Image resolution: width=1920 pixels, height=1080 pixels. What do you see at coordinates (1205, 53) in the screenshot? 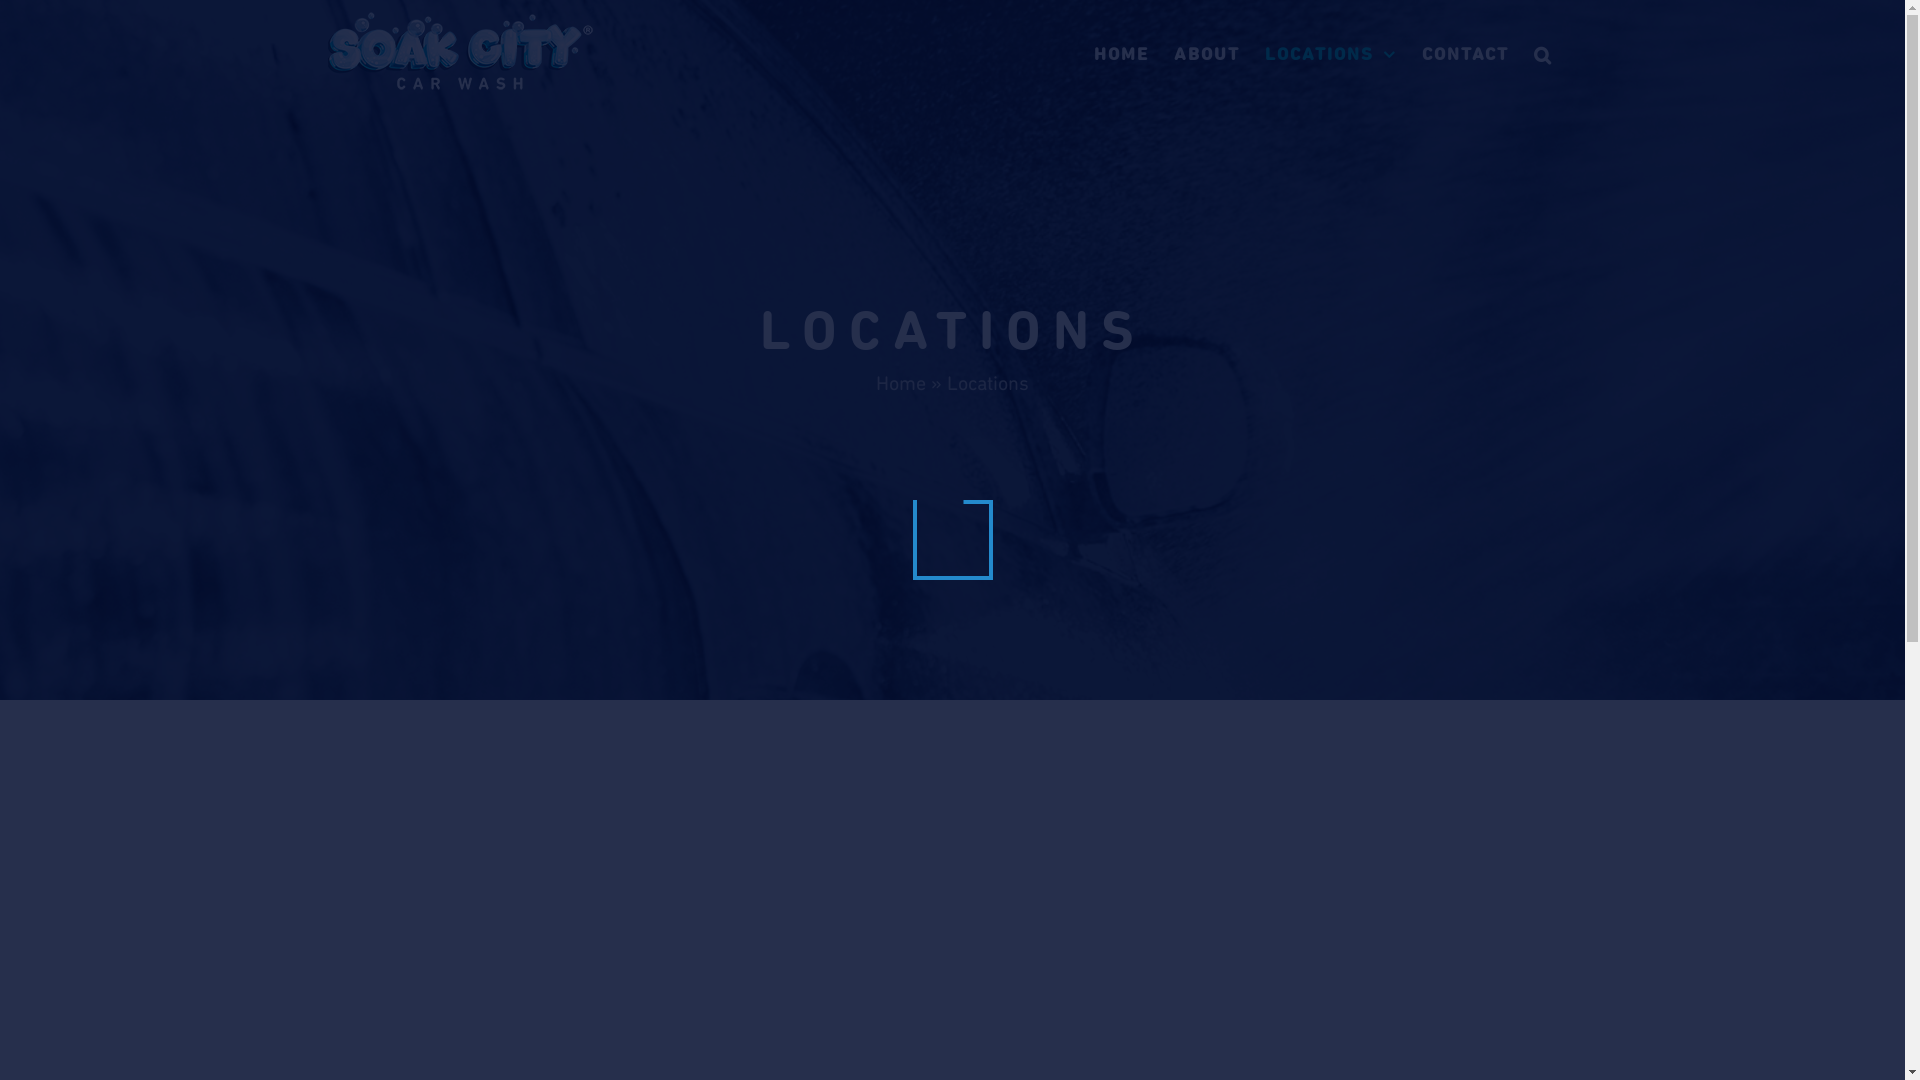
I see `'ABOUT'` at bounding box center [1205, 53].